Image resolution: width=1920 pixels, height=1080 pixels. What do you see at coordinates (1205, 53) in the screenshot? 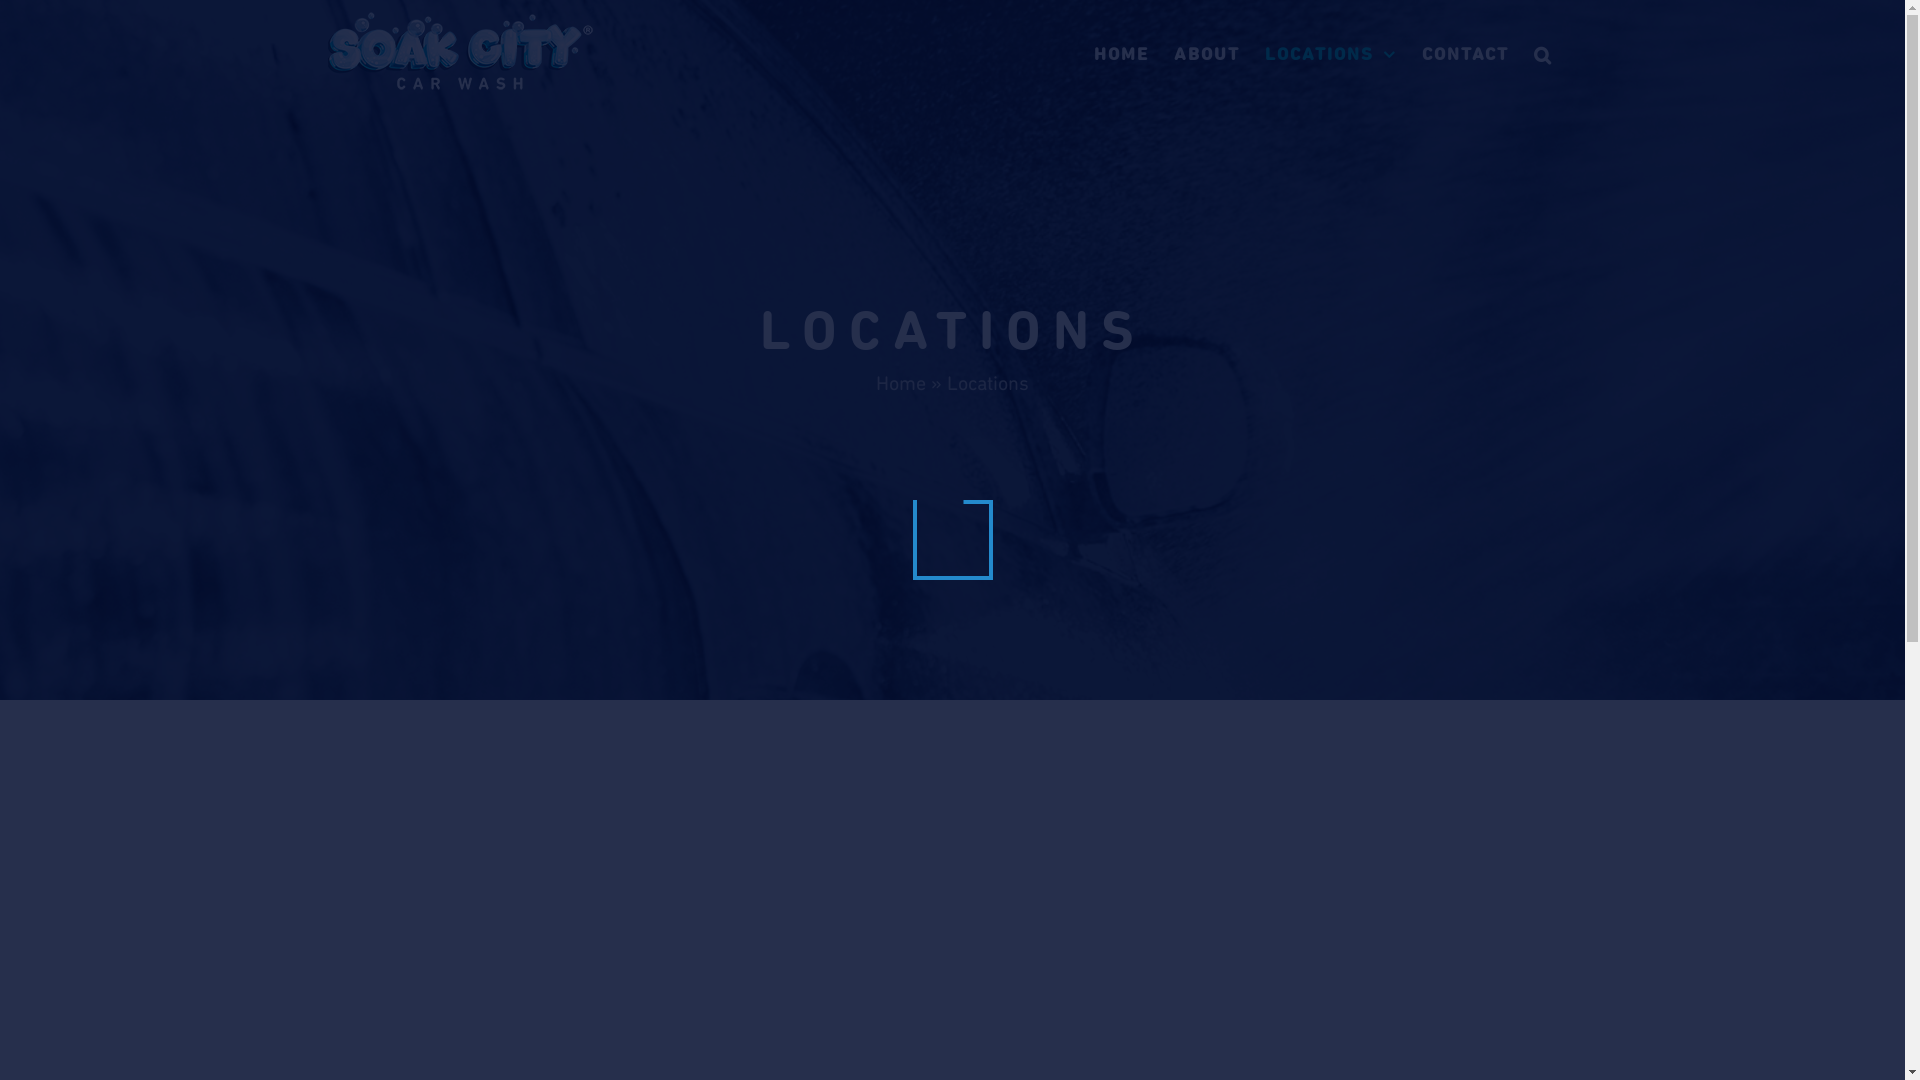
I see `'ABOUT'` at bounding box center [1205, 53].